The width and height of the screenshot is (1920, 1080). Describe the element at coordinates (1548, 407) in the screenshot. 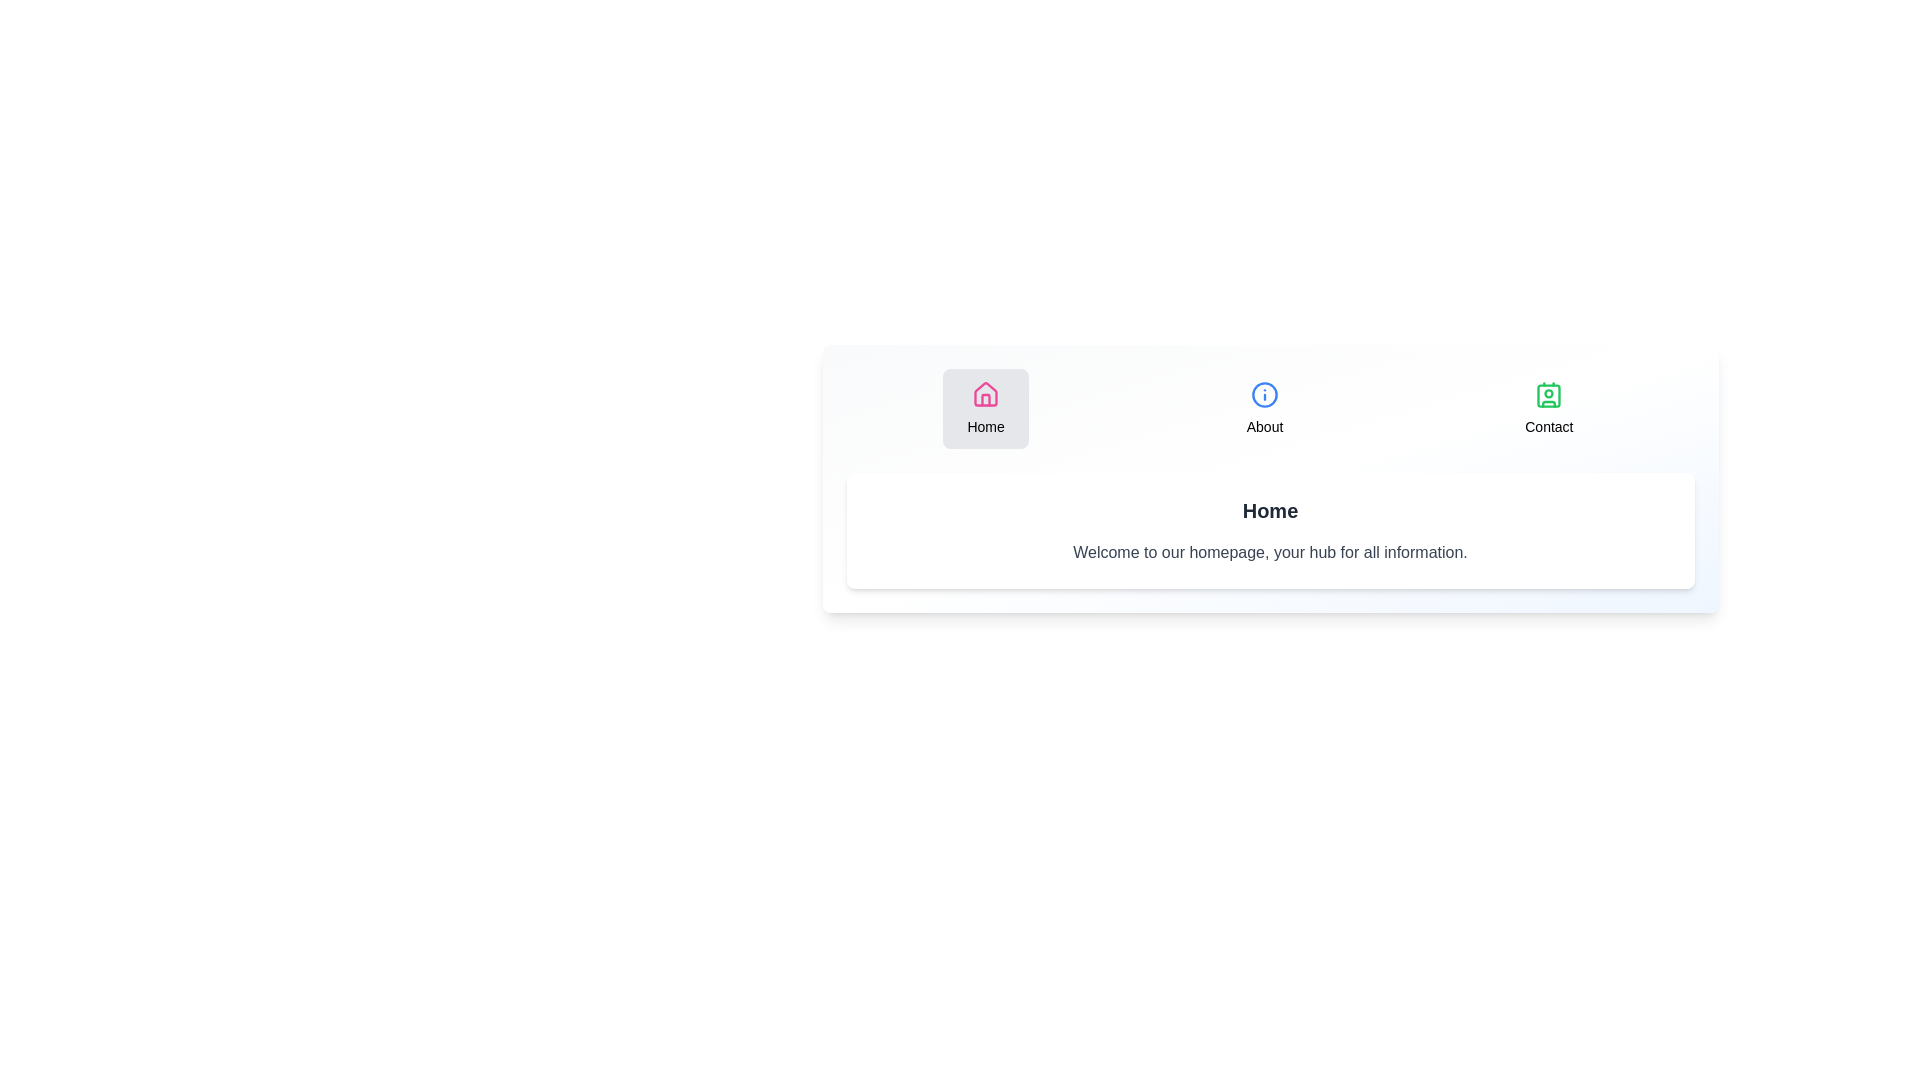

I see `the tab labeled Contact to preview its hover effect` at that location.